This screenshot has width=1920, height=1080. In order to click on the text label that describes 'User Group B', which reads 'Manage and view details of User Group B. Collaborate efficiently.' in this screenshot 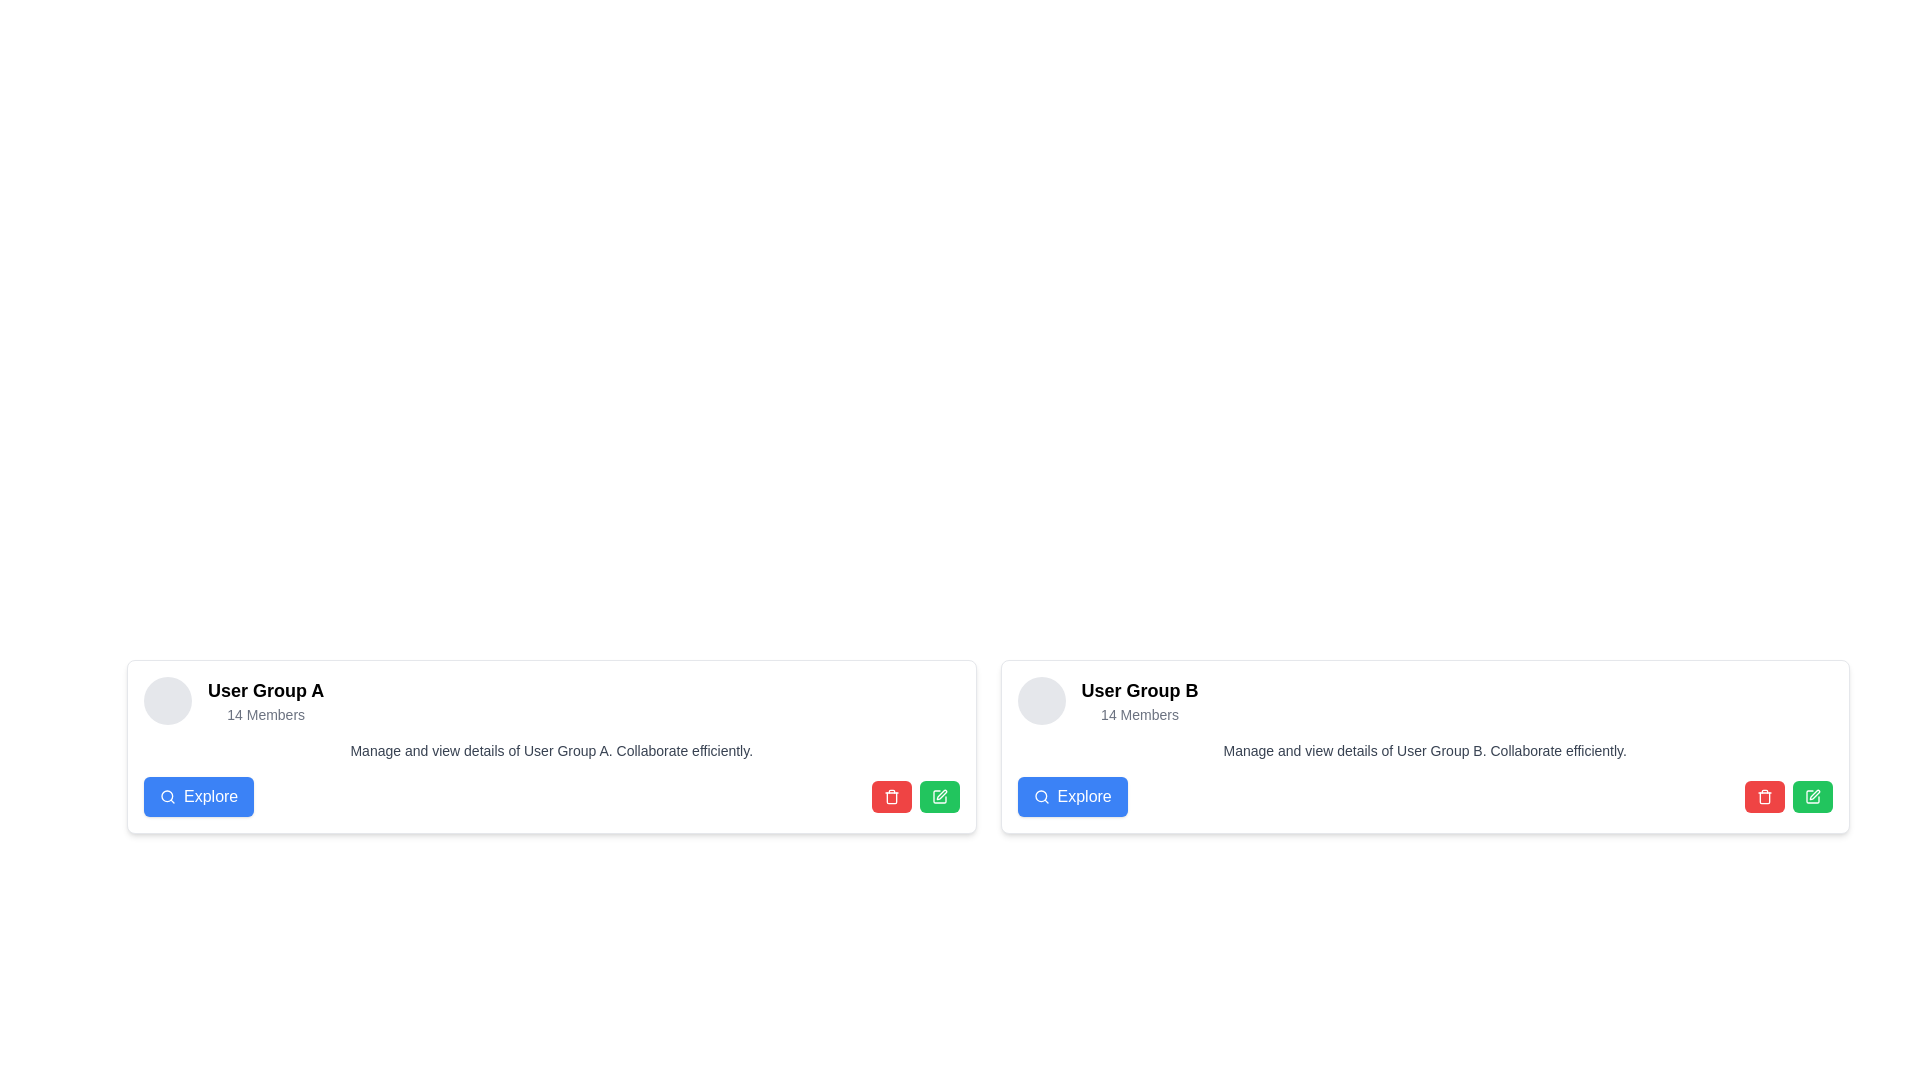, I will do `click(1424, 751)`.